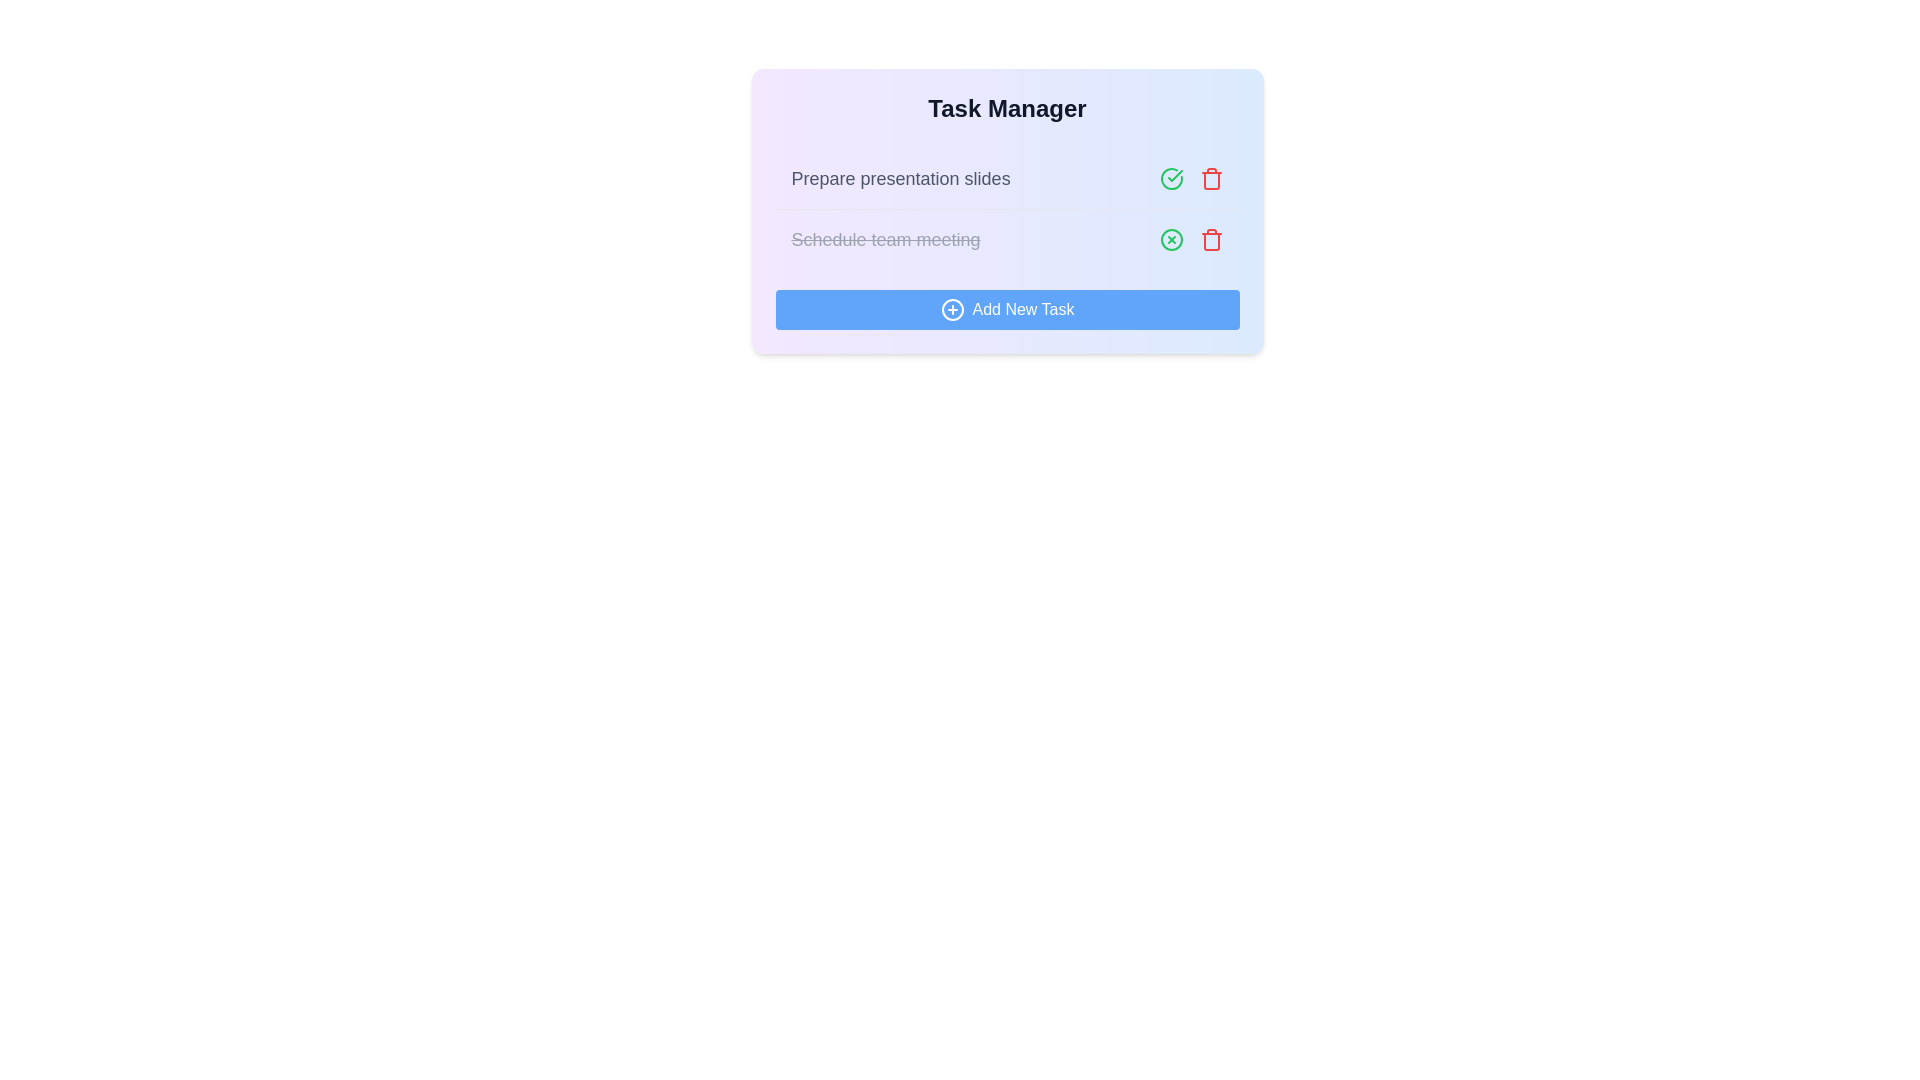  Describe the element at coordinates (1210, 177) in the screenshot. I see `the delete icon for the task with the name Prepare presentation slides` at that location.